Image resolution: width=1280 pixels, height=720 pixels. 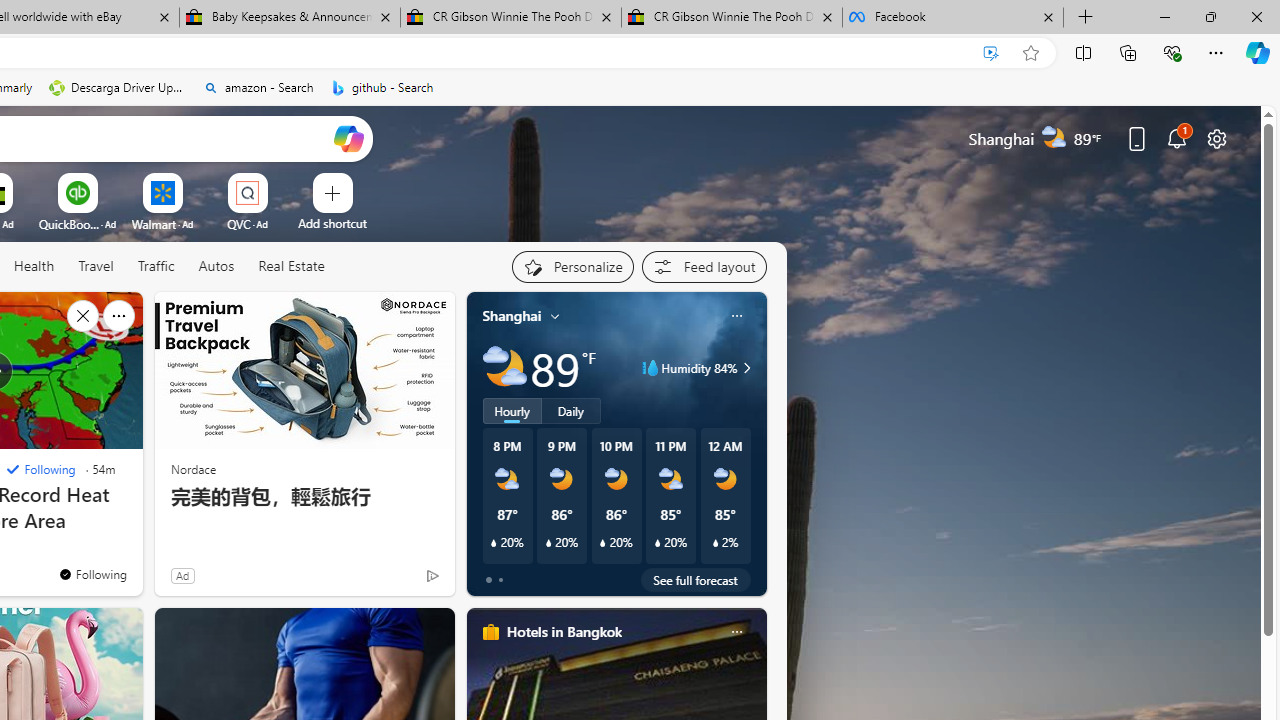 What do you see at coordinates (332, 223) in the screenshot?
I see `'Add a site'` at bounding box center [332, 223].